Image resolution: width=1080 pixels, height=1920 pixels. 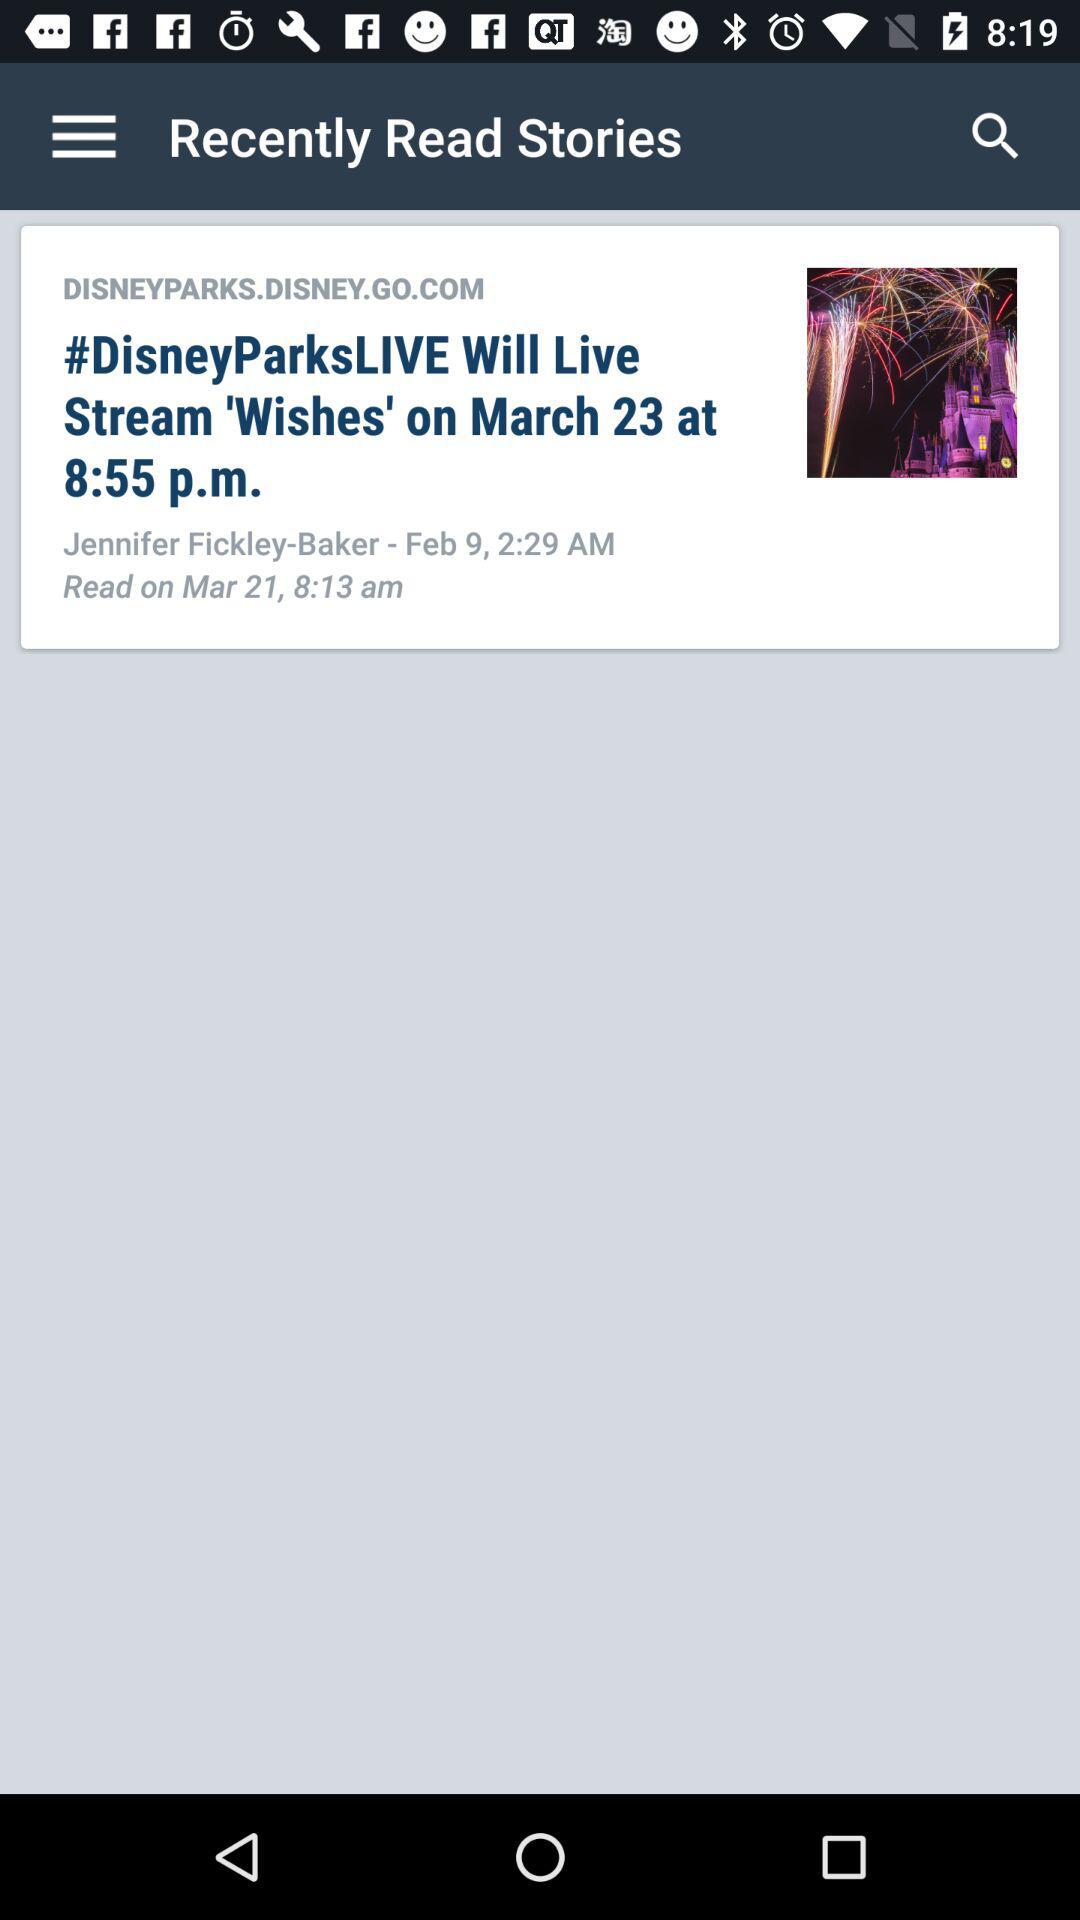 I want to click on open menu, so click(x=104, y=135).